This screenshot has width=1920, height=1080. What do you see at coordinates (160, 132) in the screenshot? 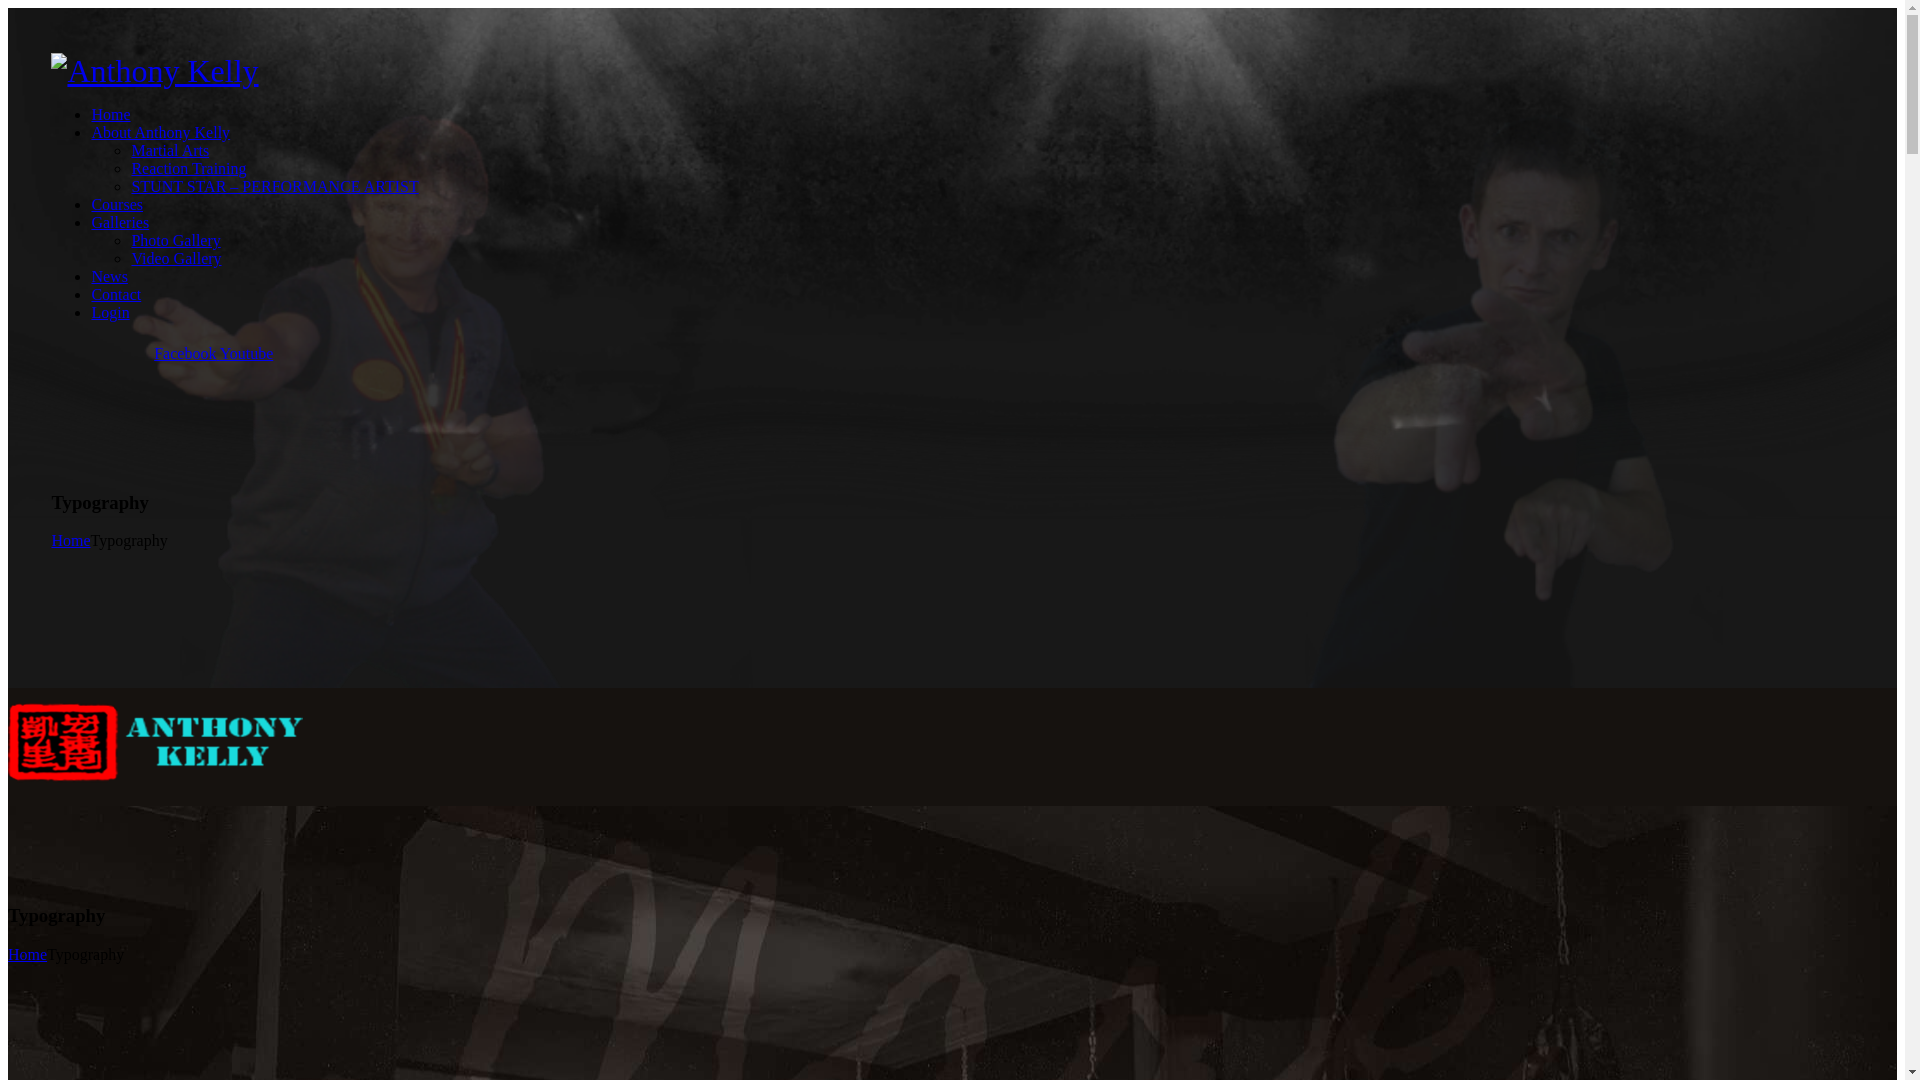
I see `'About Anthony Kelly'` at bounding box center [160, 132].